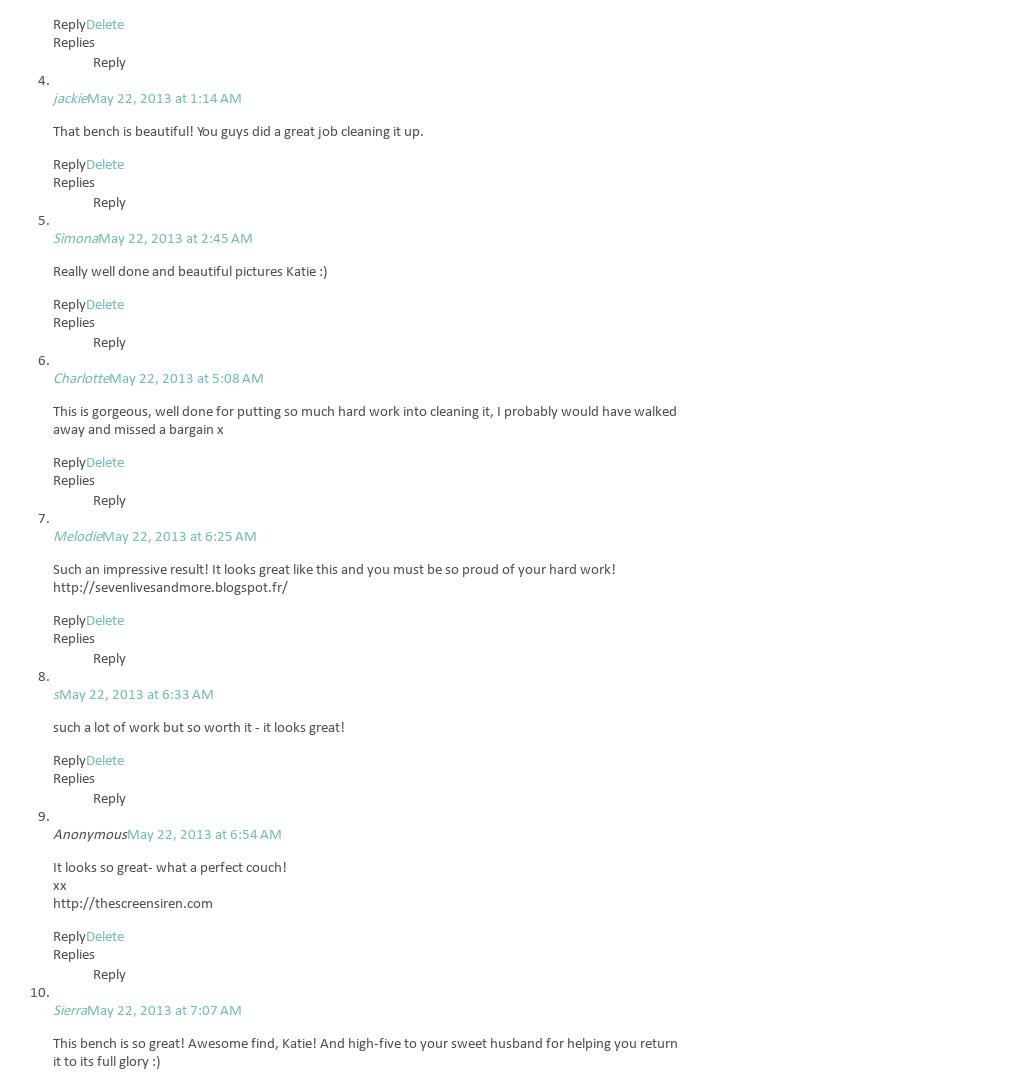  Describe the element at coordinates (198, 727) in the screenshot. I see `'such a lot of work but so worth it - it looks great!'` at that location.